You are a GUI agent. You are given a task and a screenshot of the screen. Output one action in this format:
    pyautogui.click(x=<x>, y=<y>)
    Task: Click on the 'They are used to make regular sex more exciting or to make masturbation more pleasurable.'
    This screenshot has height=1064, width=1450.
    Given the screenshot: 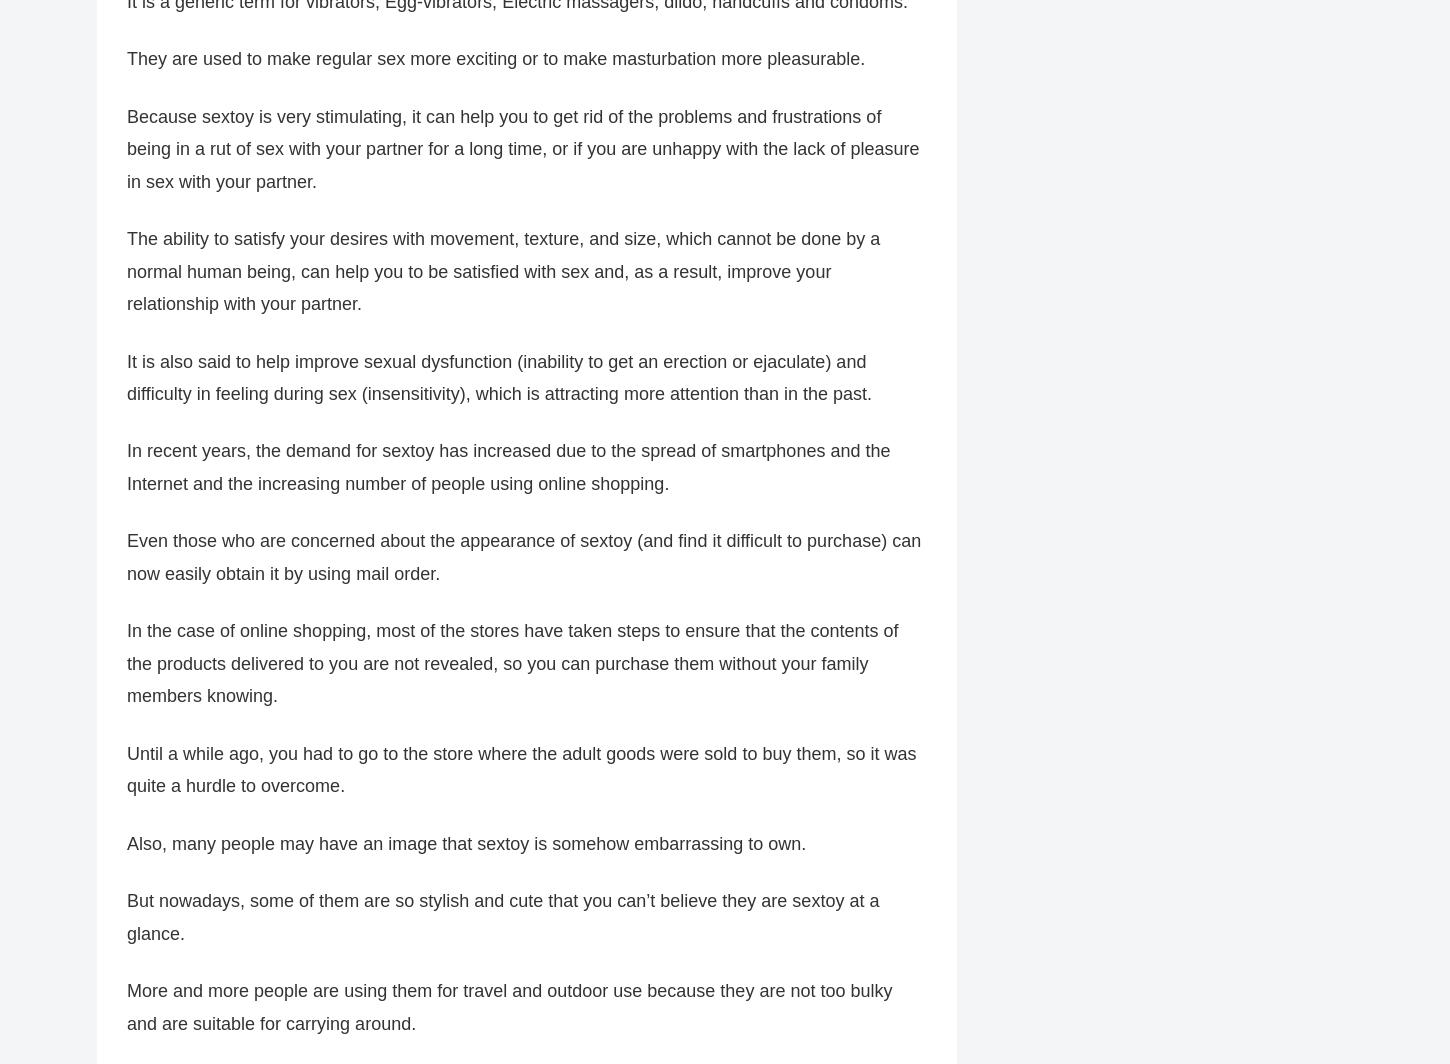 What is the action you would take?
    pyautogui.click(x=496, y=59)
    